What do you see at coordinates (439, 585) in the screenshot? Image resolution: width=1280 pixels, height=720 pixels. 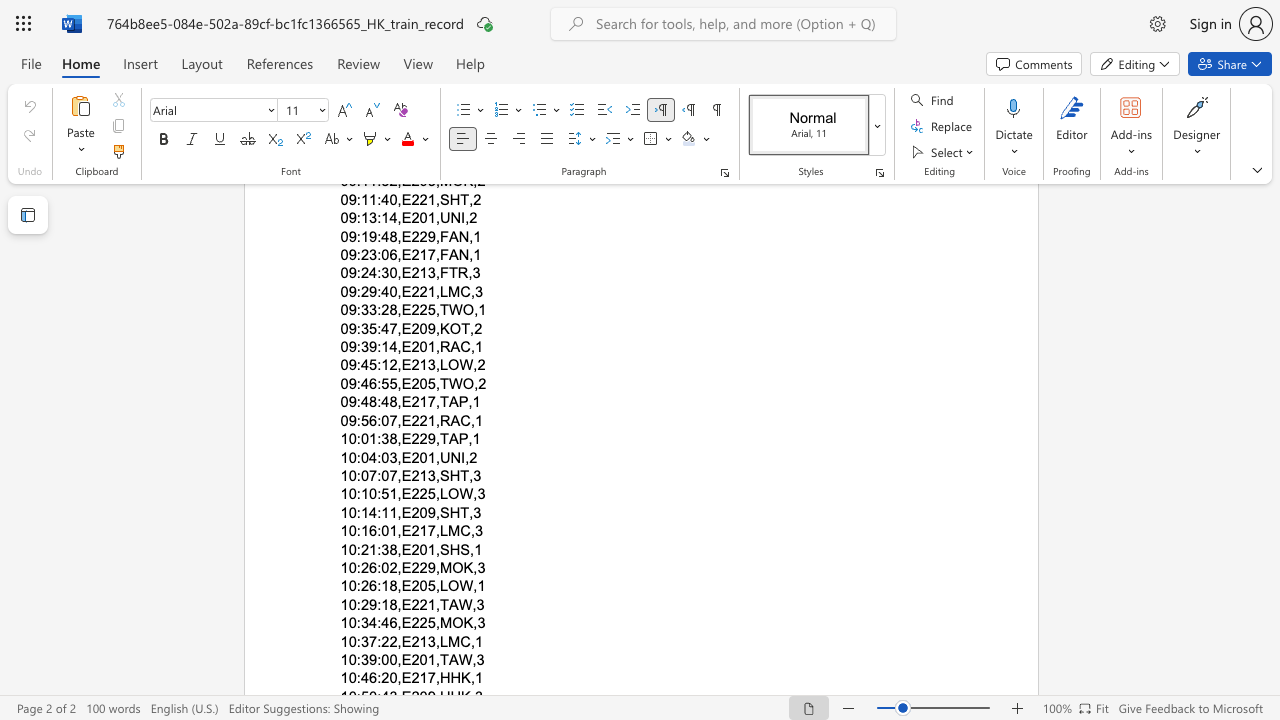 I see `the space between the continuous character "," and "L" in the text` at bounding box center [439, 585].